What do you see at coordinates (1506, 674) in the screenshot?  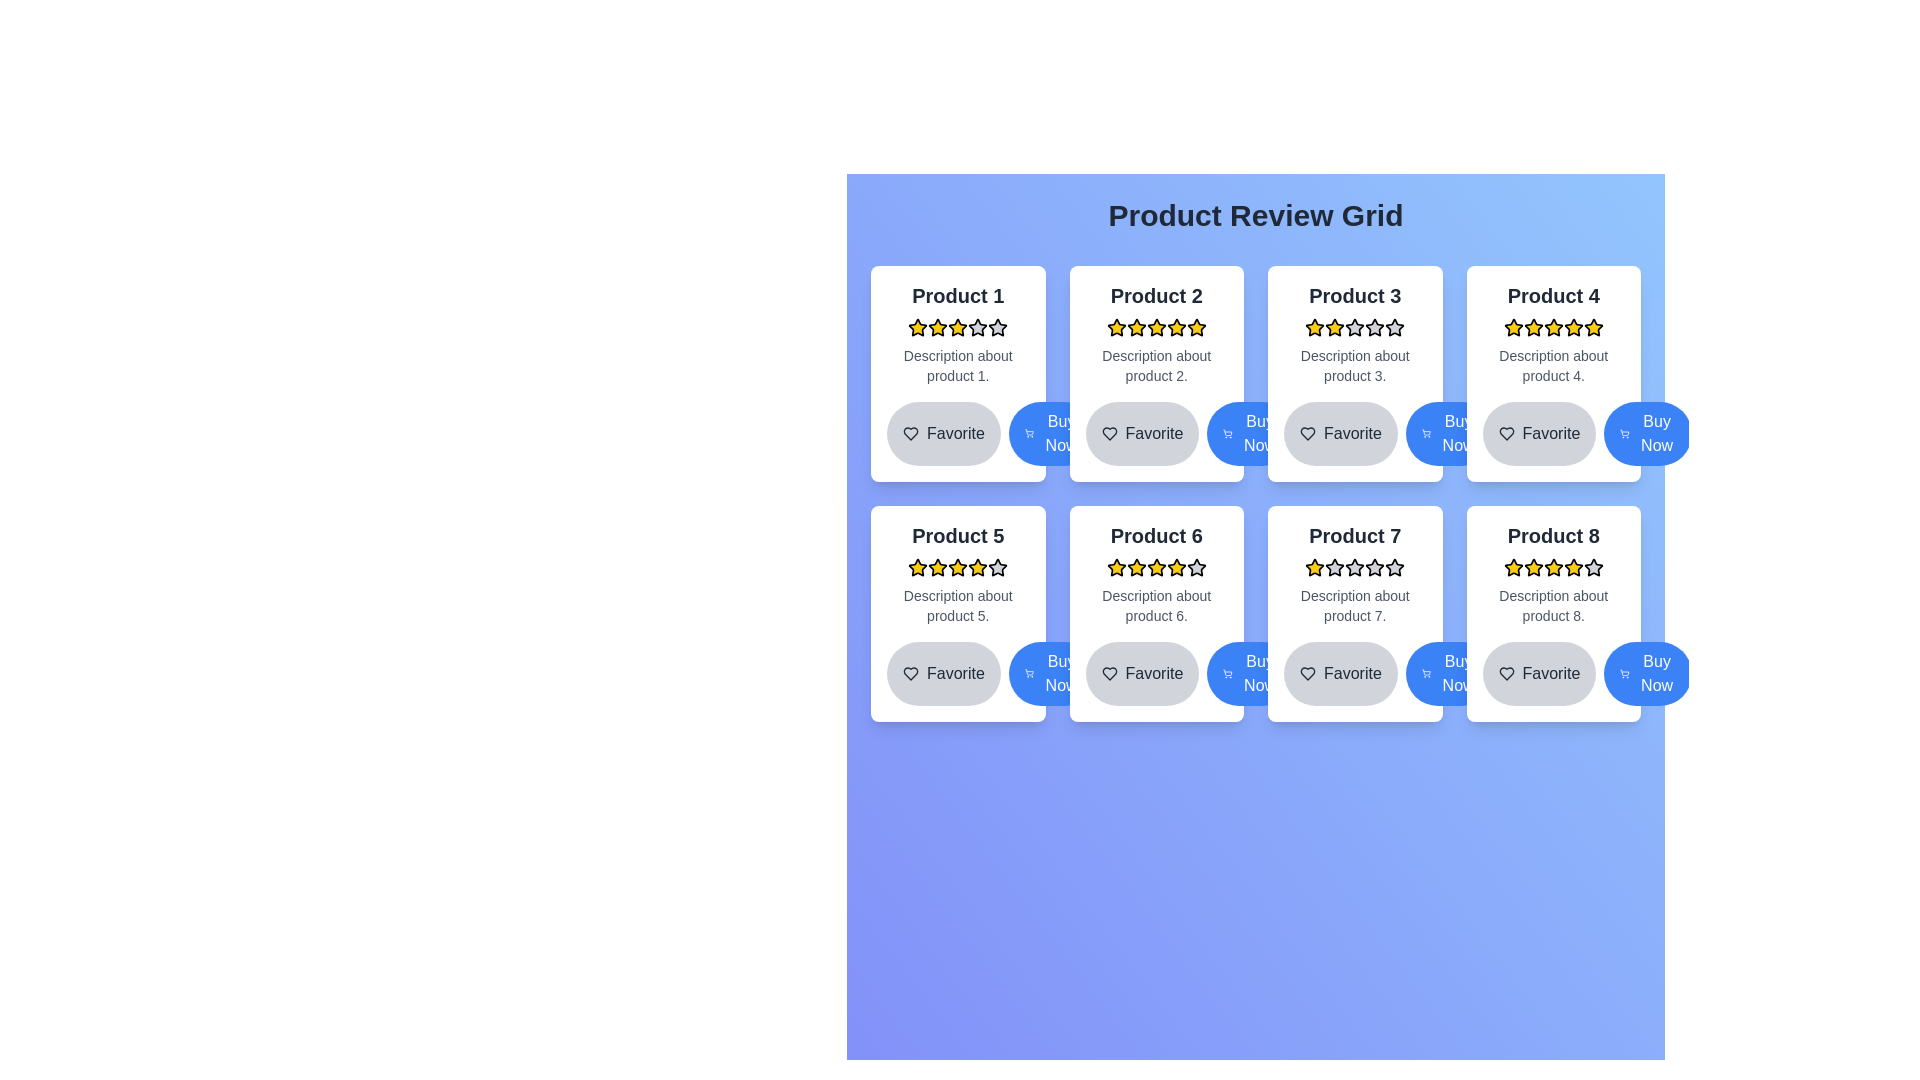 I see `the heart-shaped icon representing the 'favorite' action, located within the 'Product 8' card under the button labeled 'Favorite.'` at bounding box center [1506, 674].